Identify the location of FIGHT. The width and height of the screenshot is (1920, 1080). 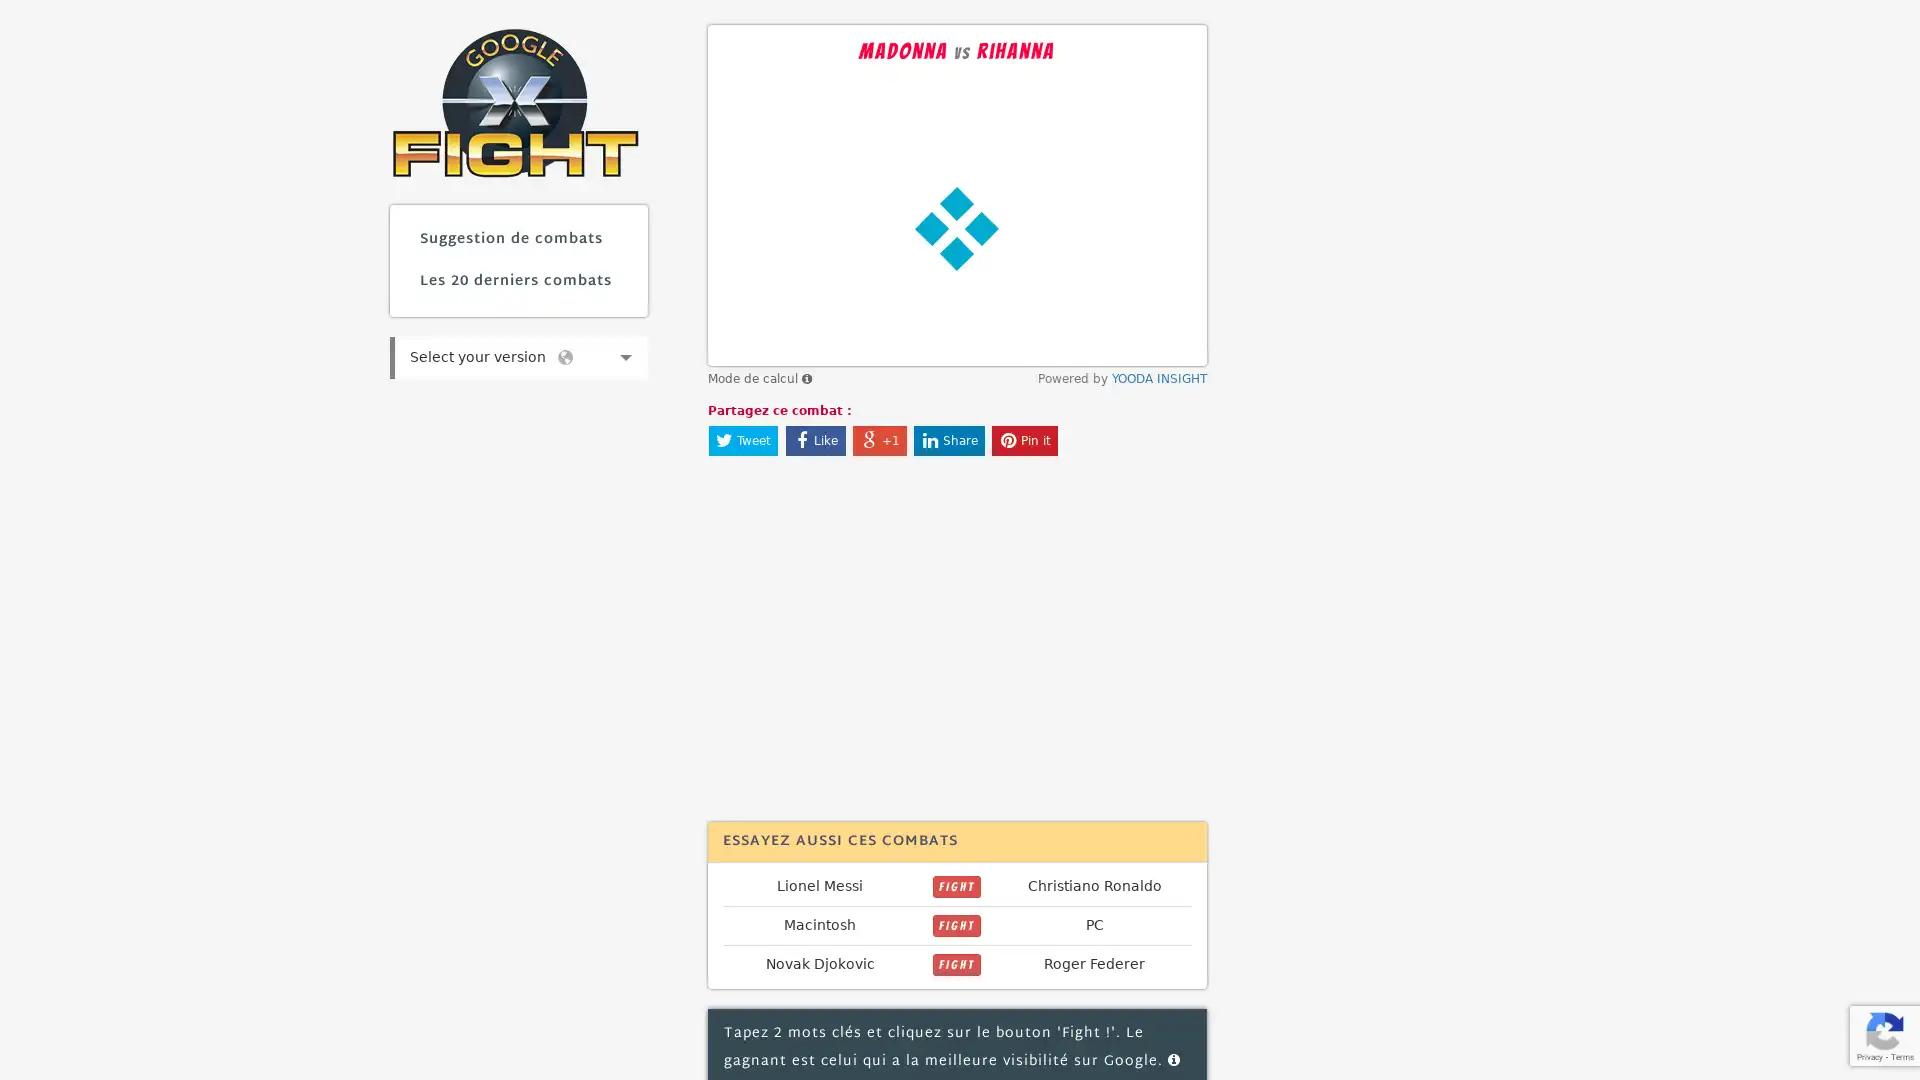
(955, 925).